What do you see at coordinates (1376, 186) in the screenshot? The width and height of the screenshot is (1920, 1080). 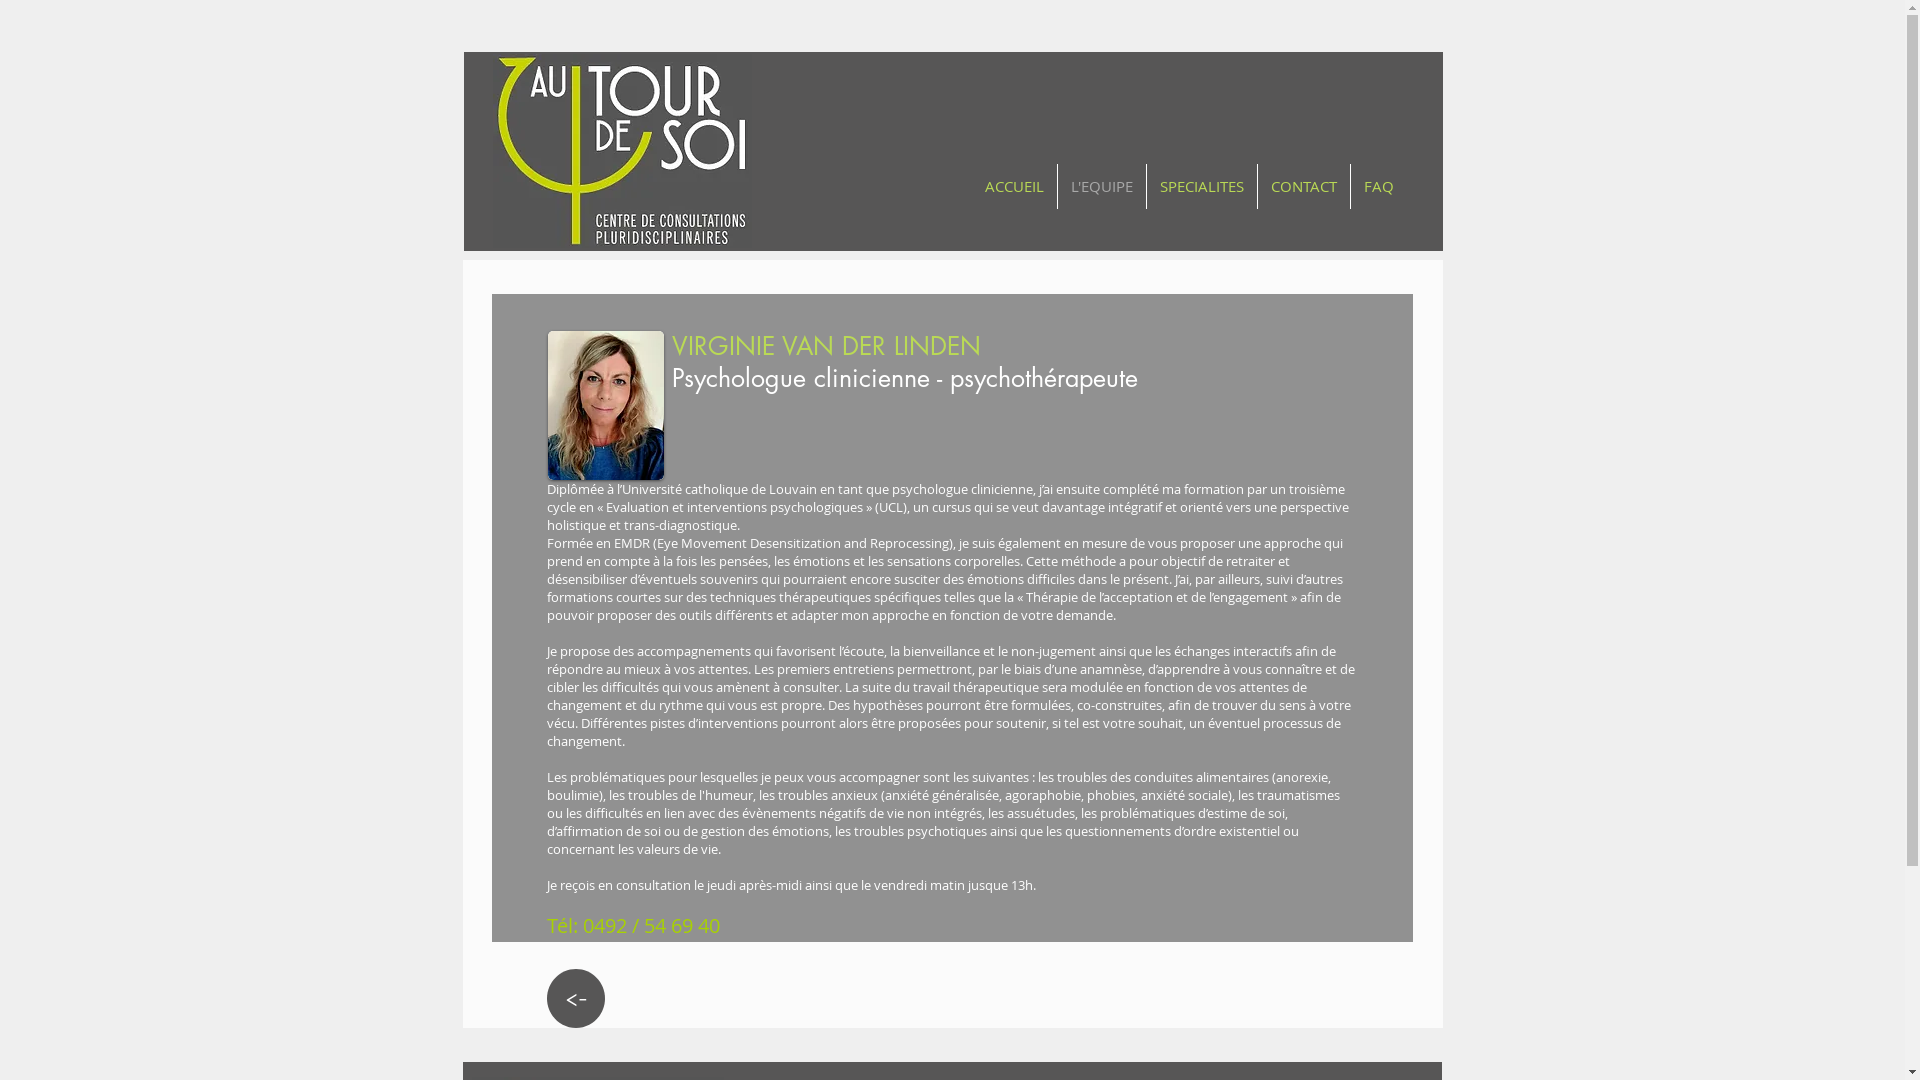 I see `'FAQ'` at bounding box center [1376, 186].